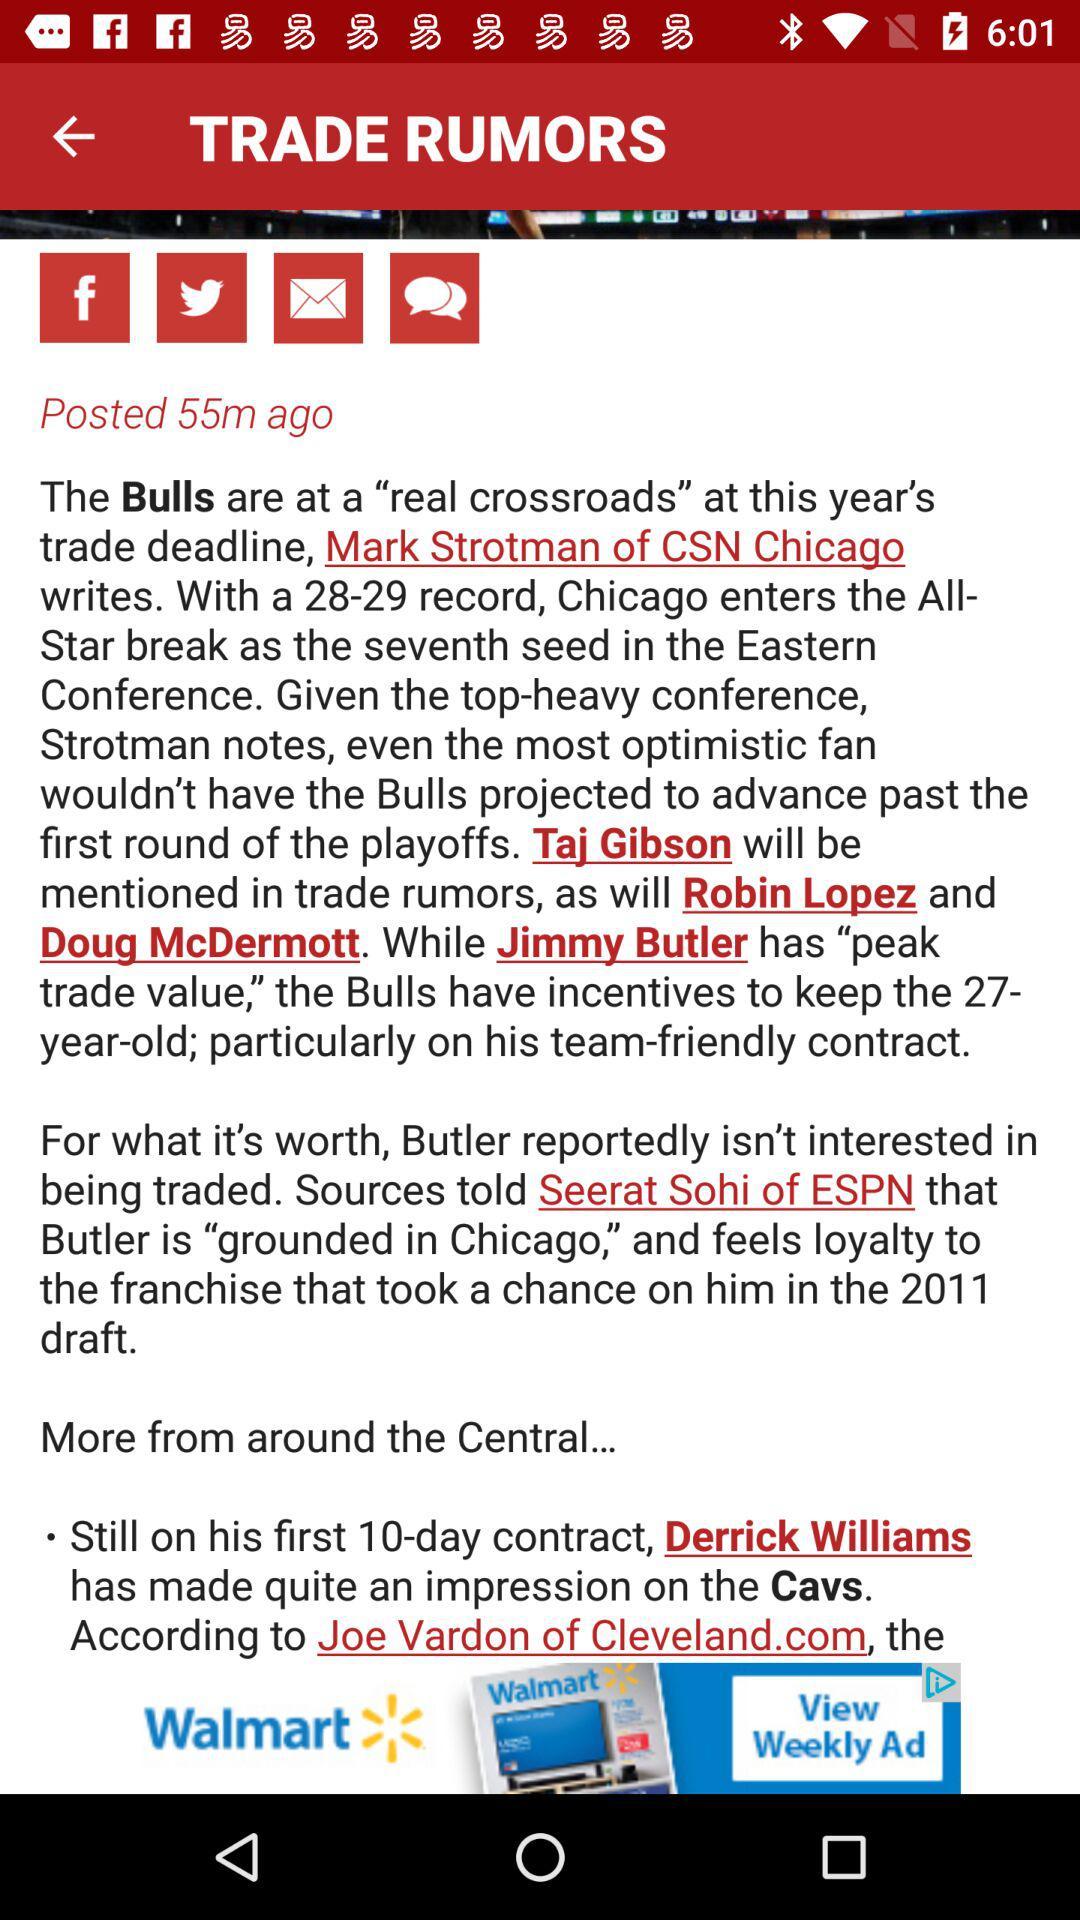 The width and height of the screenshot is (1080, 1920). What do you see at coordinates (83, 296) in the screenshot?
I see `the facebook icon` at bounding box center [83, 296].